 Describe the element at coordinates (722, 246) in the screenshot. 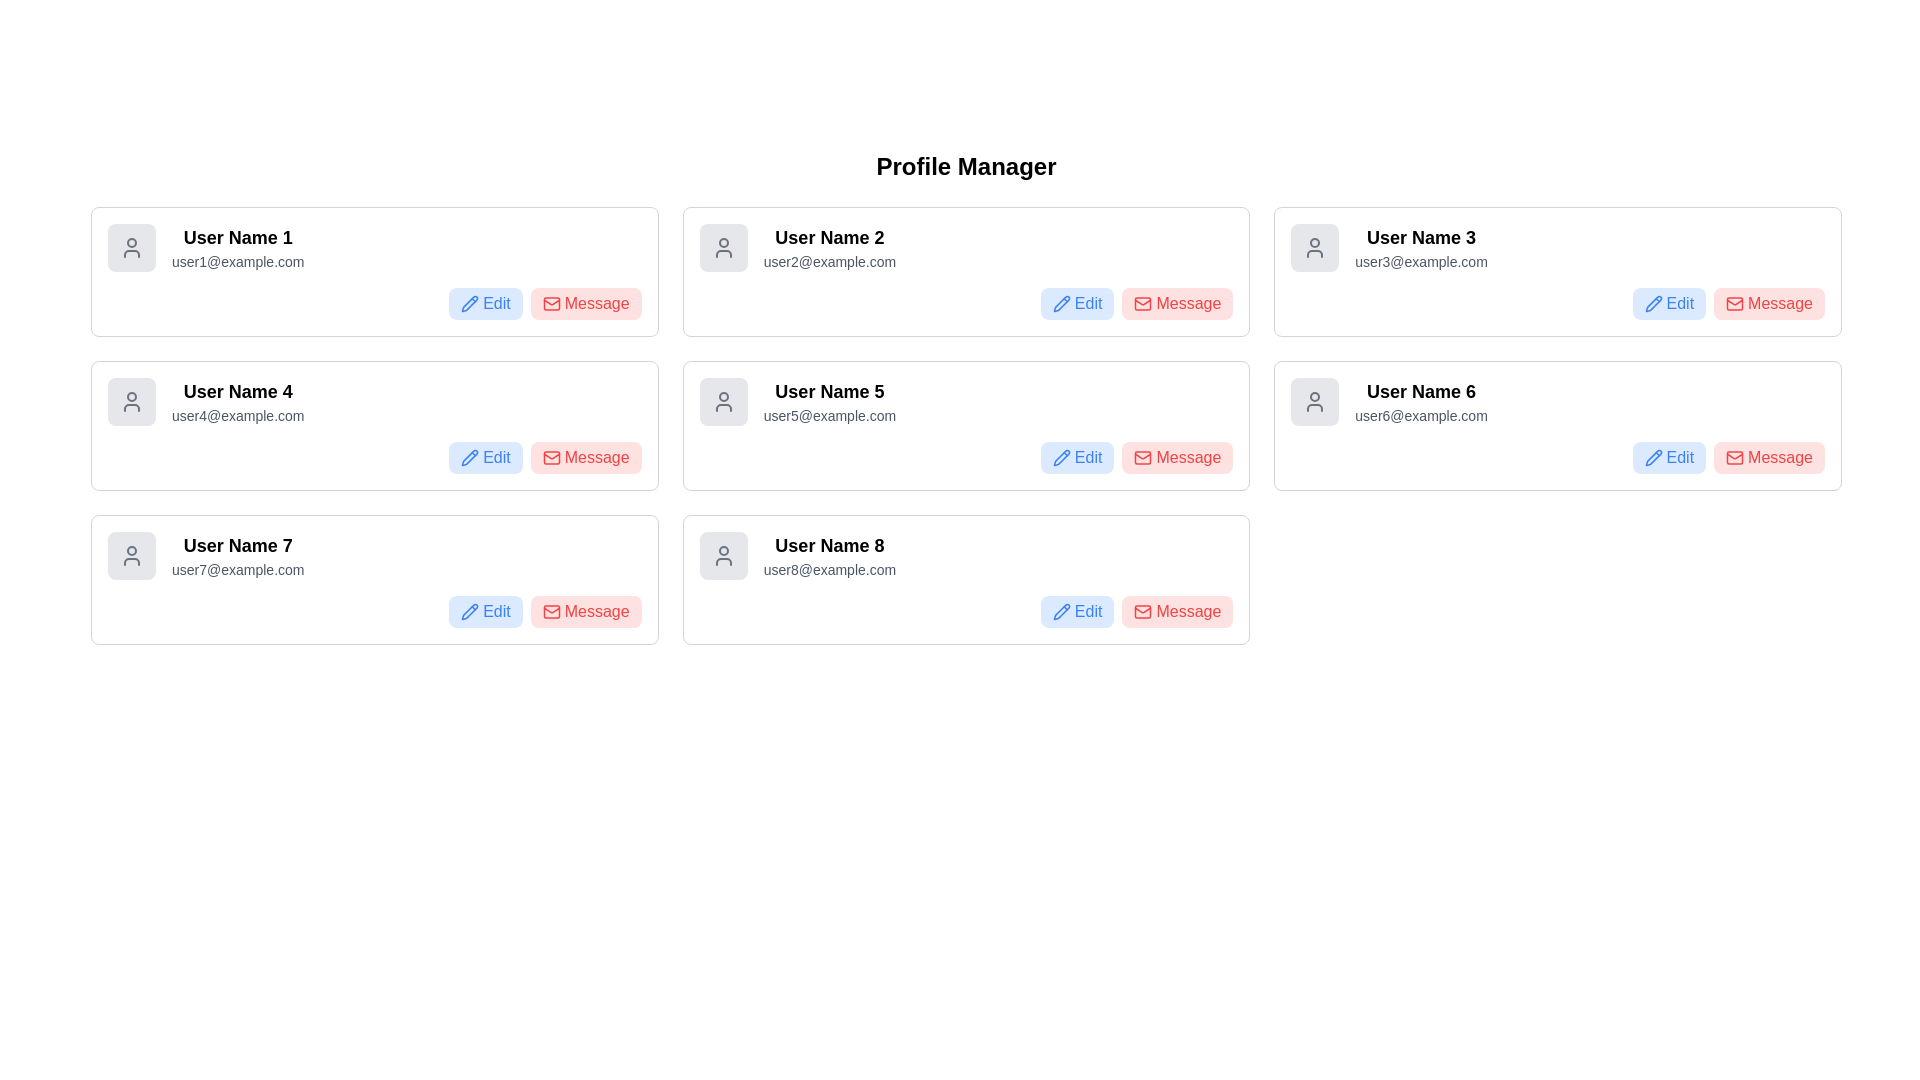

I see `the rounded rectangle icon with a gray background containing a user silhouette graphic, located in the upper-left corner of the card associated with 'User Name 2'` at that location.